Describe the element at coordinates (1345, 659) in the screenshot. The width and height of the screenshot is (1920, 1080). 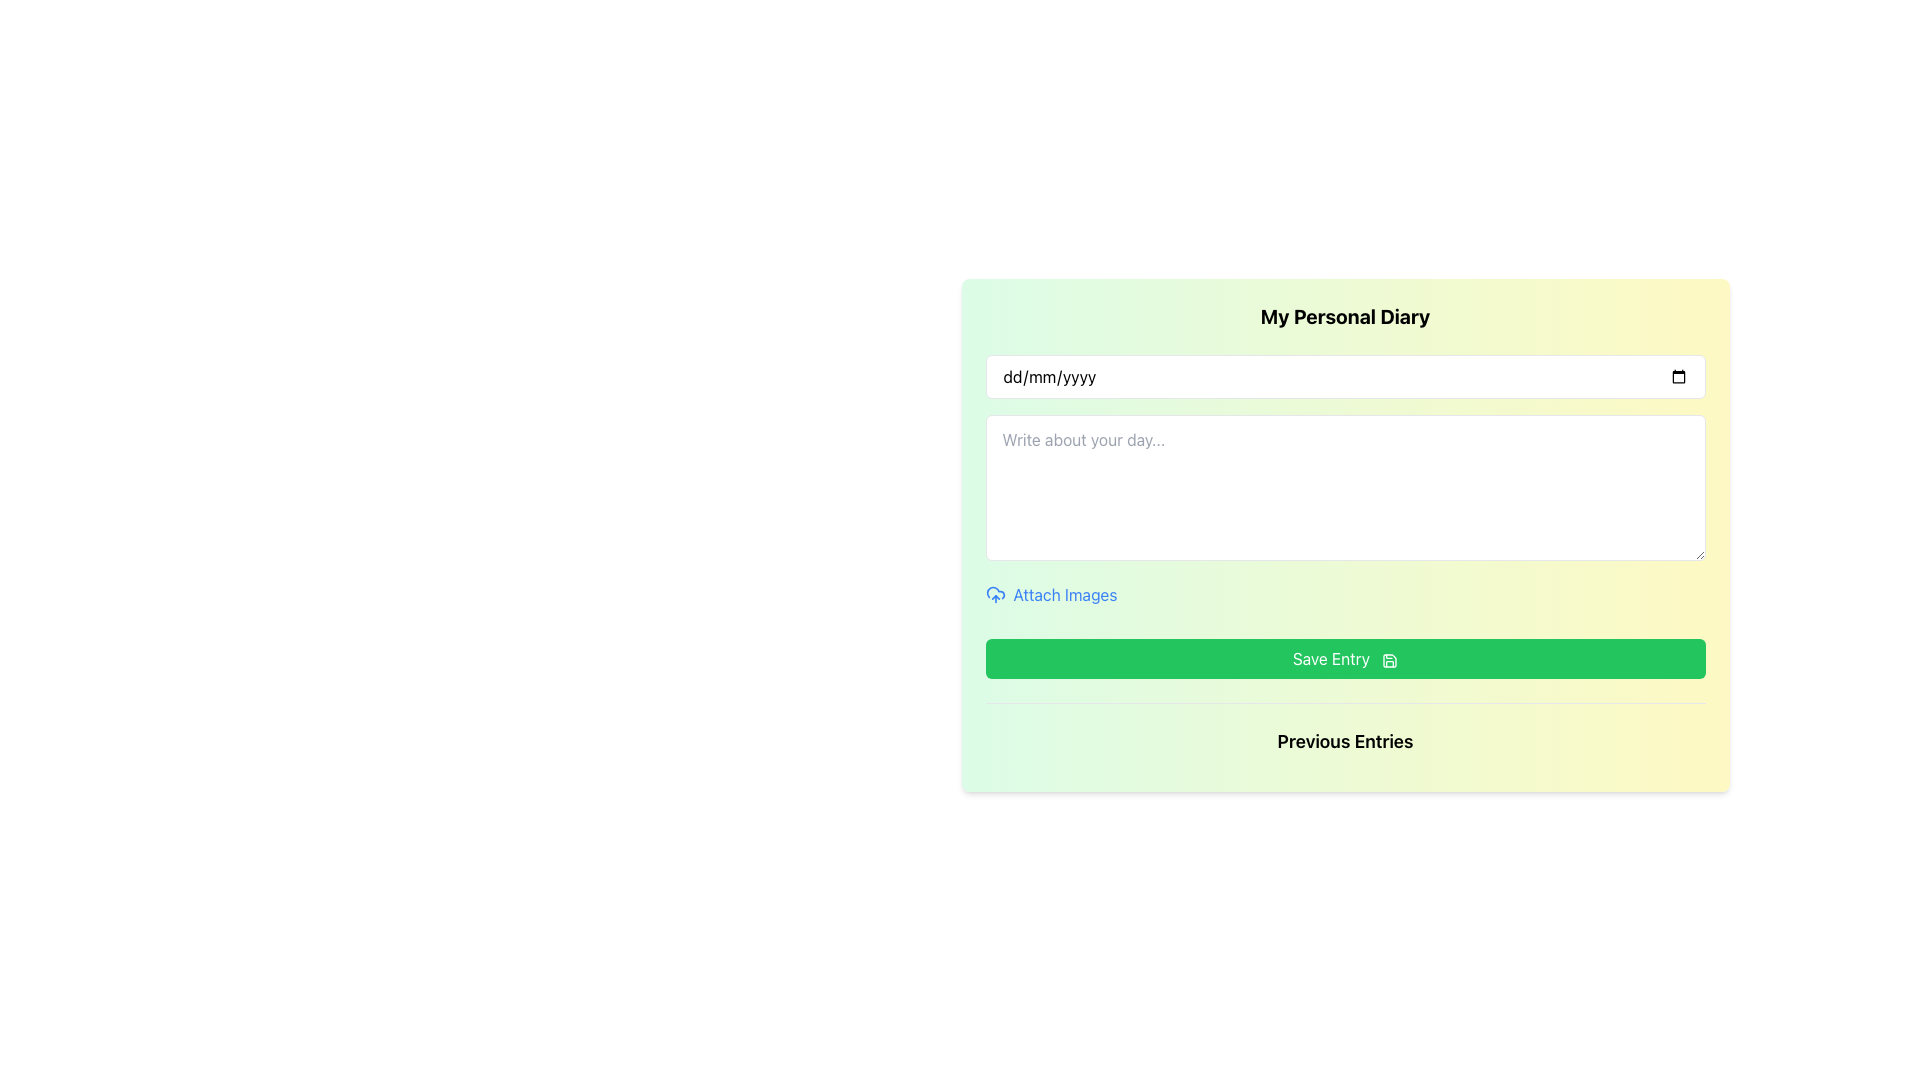
I see `the bright green 'Save Entry' button with bold white text` at that location.